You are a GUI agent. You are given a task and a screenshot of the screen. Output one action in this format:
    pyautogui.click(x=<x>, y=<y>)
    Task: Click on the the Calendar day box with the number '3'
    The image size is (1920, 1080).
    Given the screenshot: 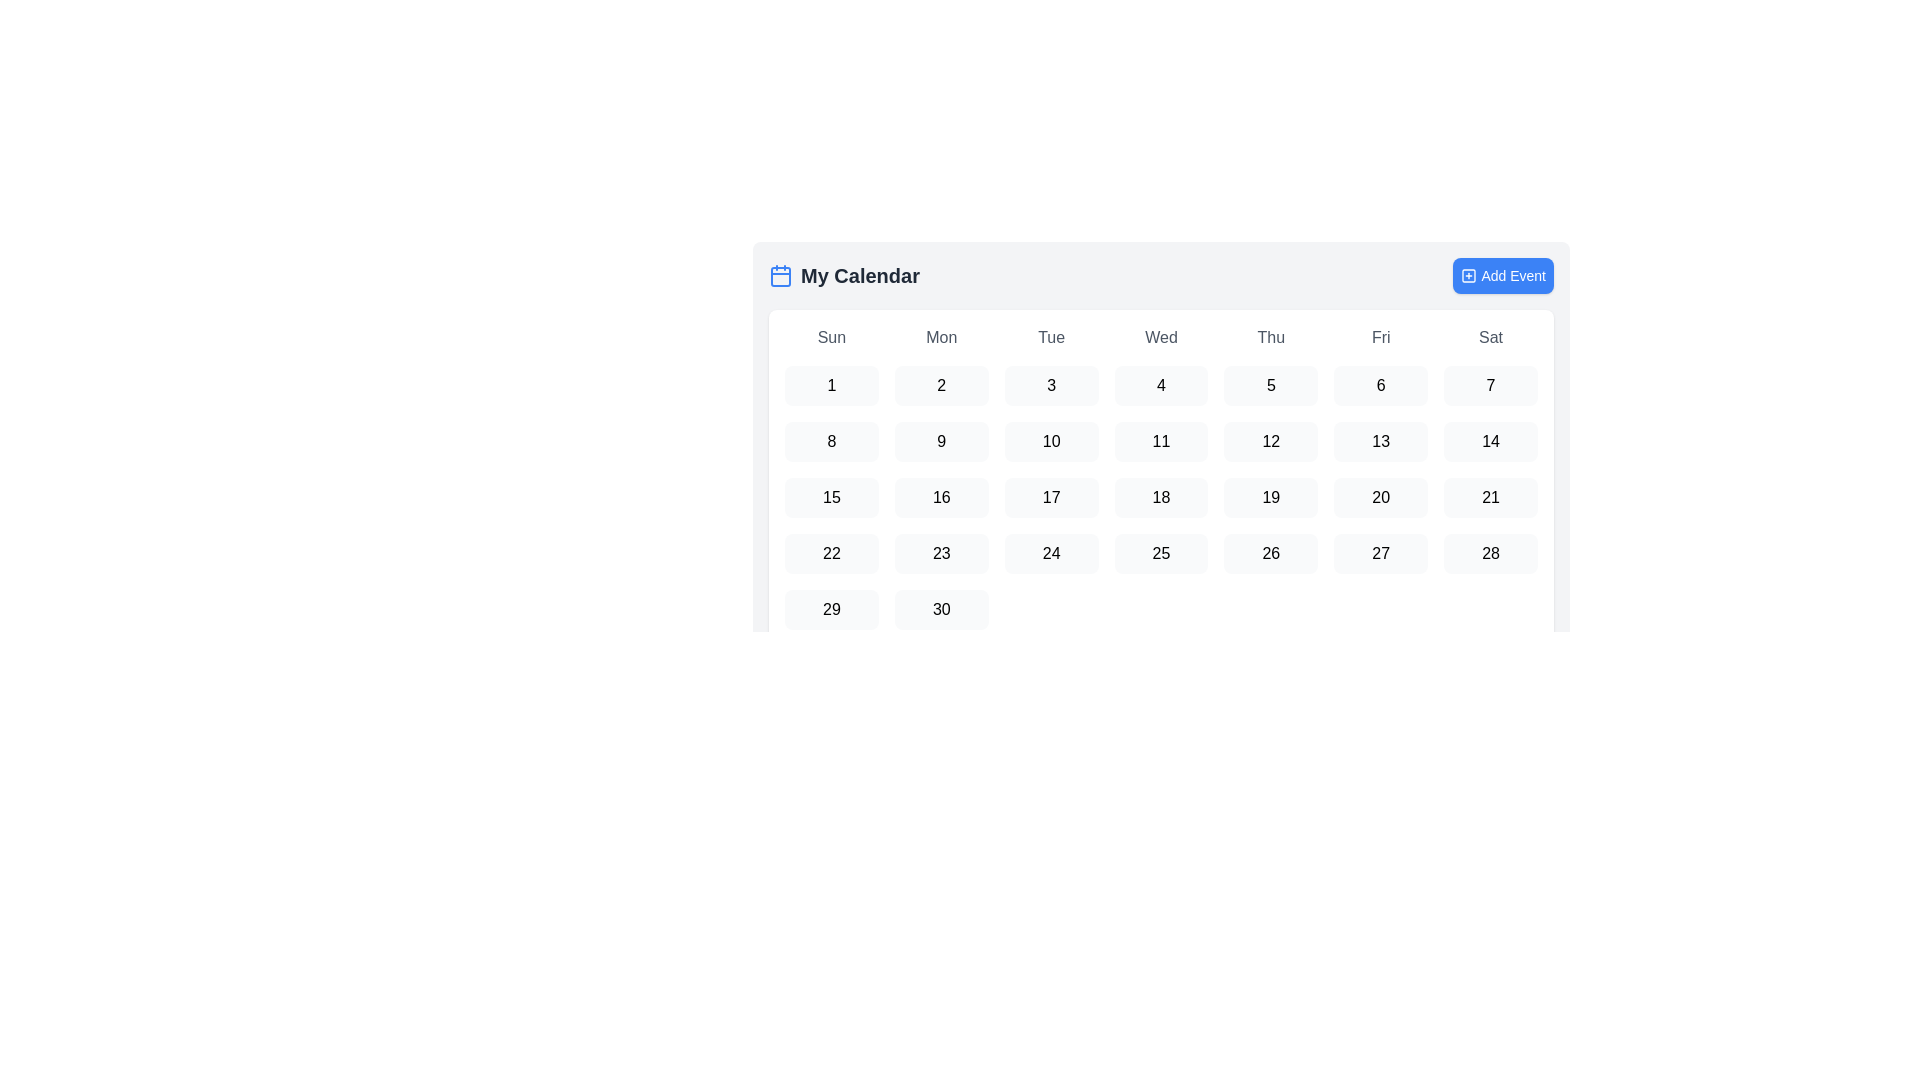 What is the action you would take?
    pyautogui.click(x=1050, y=385)
    